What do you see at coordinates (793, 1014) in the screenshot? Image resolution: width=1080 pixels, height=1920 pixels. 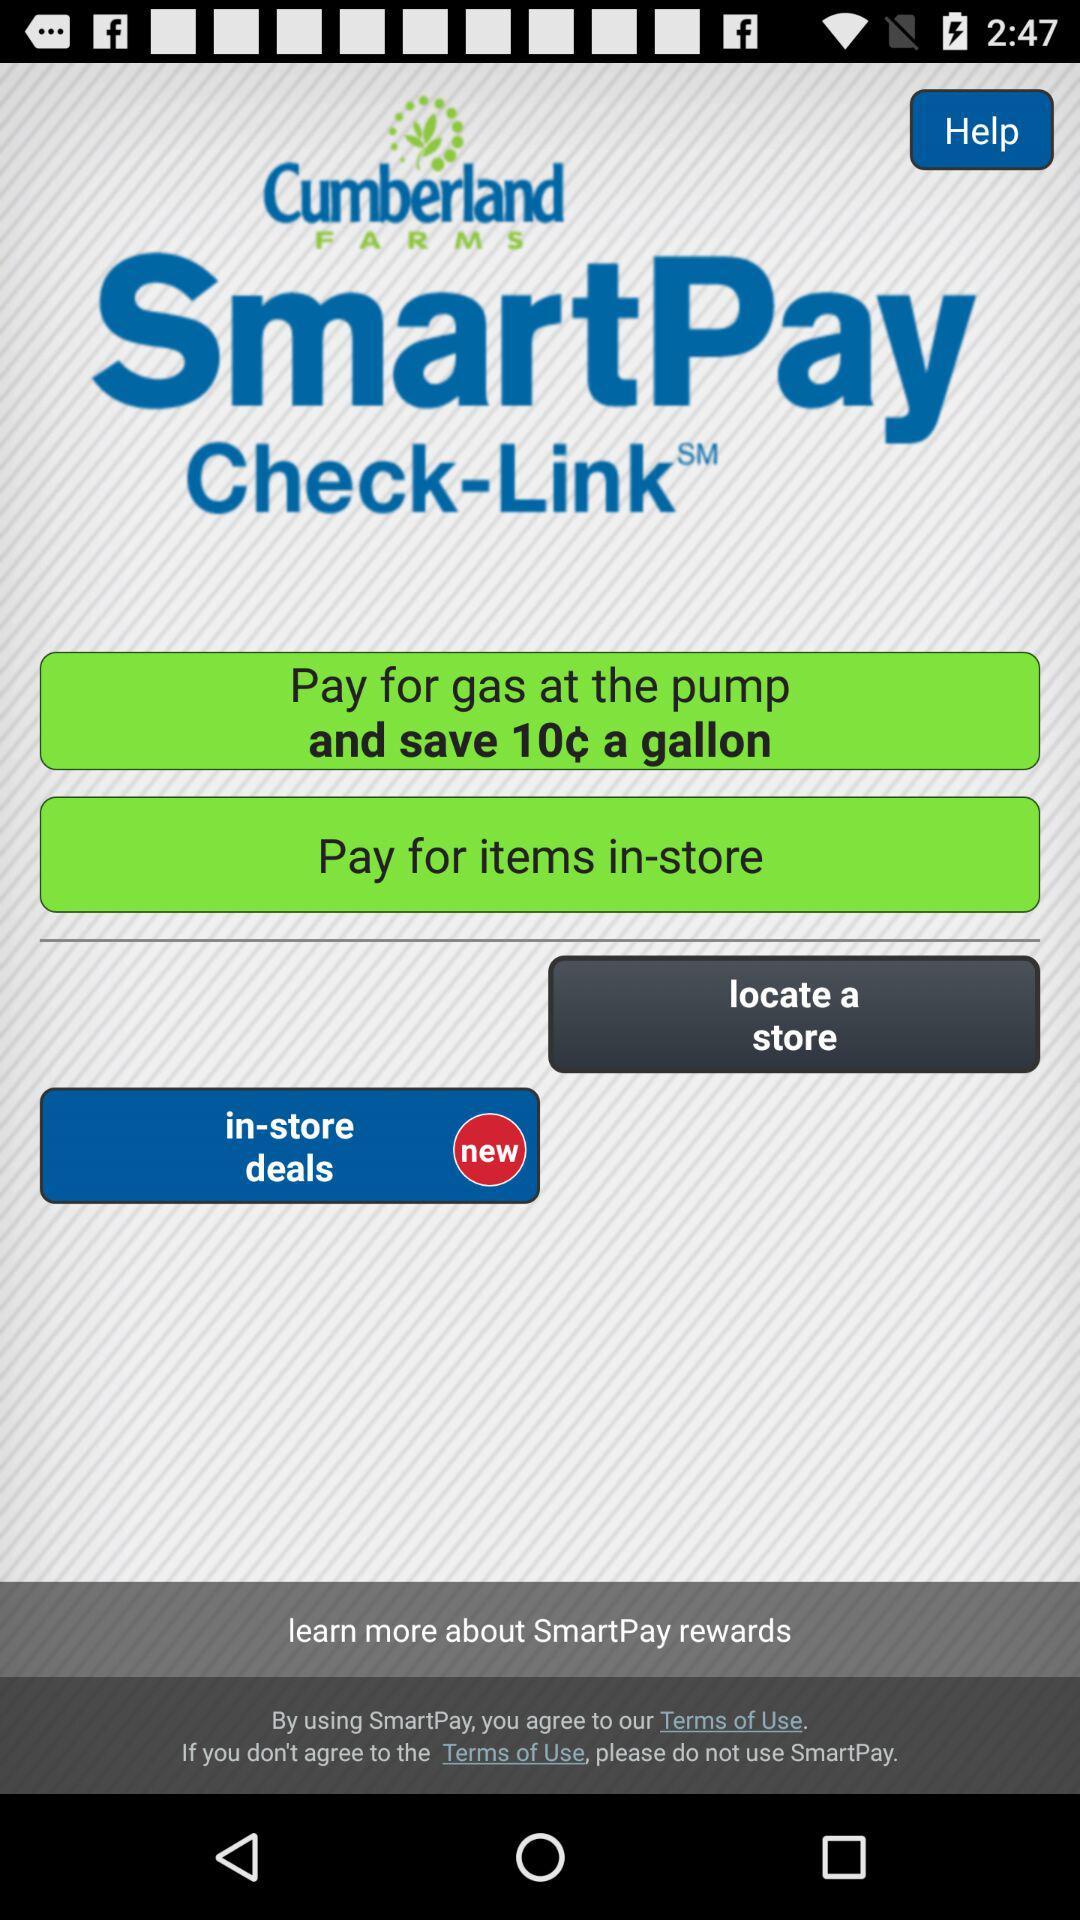 I see `icon to the right of in-store` at bounding box center [793, 1014].